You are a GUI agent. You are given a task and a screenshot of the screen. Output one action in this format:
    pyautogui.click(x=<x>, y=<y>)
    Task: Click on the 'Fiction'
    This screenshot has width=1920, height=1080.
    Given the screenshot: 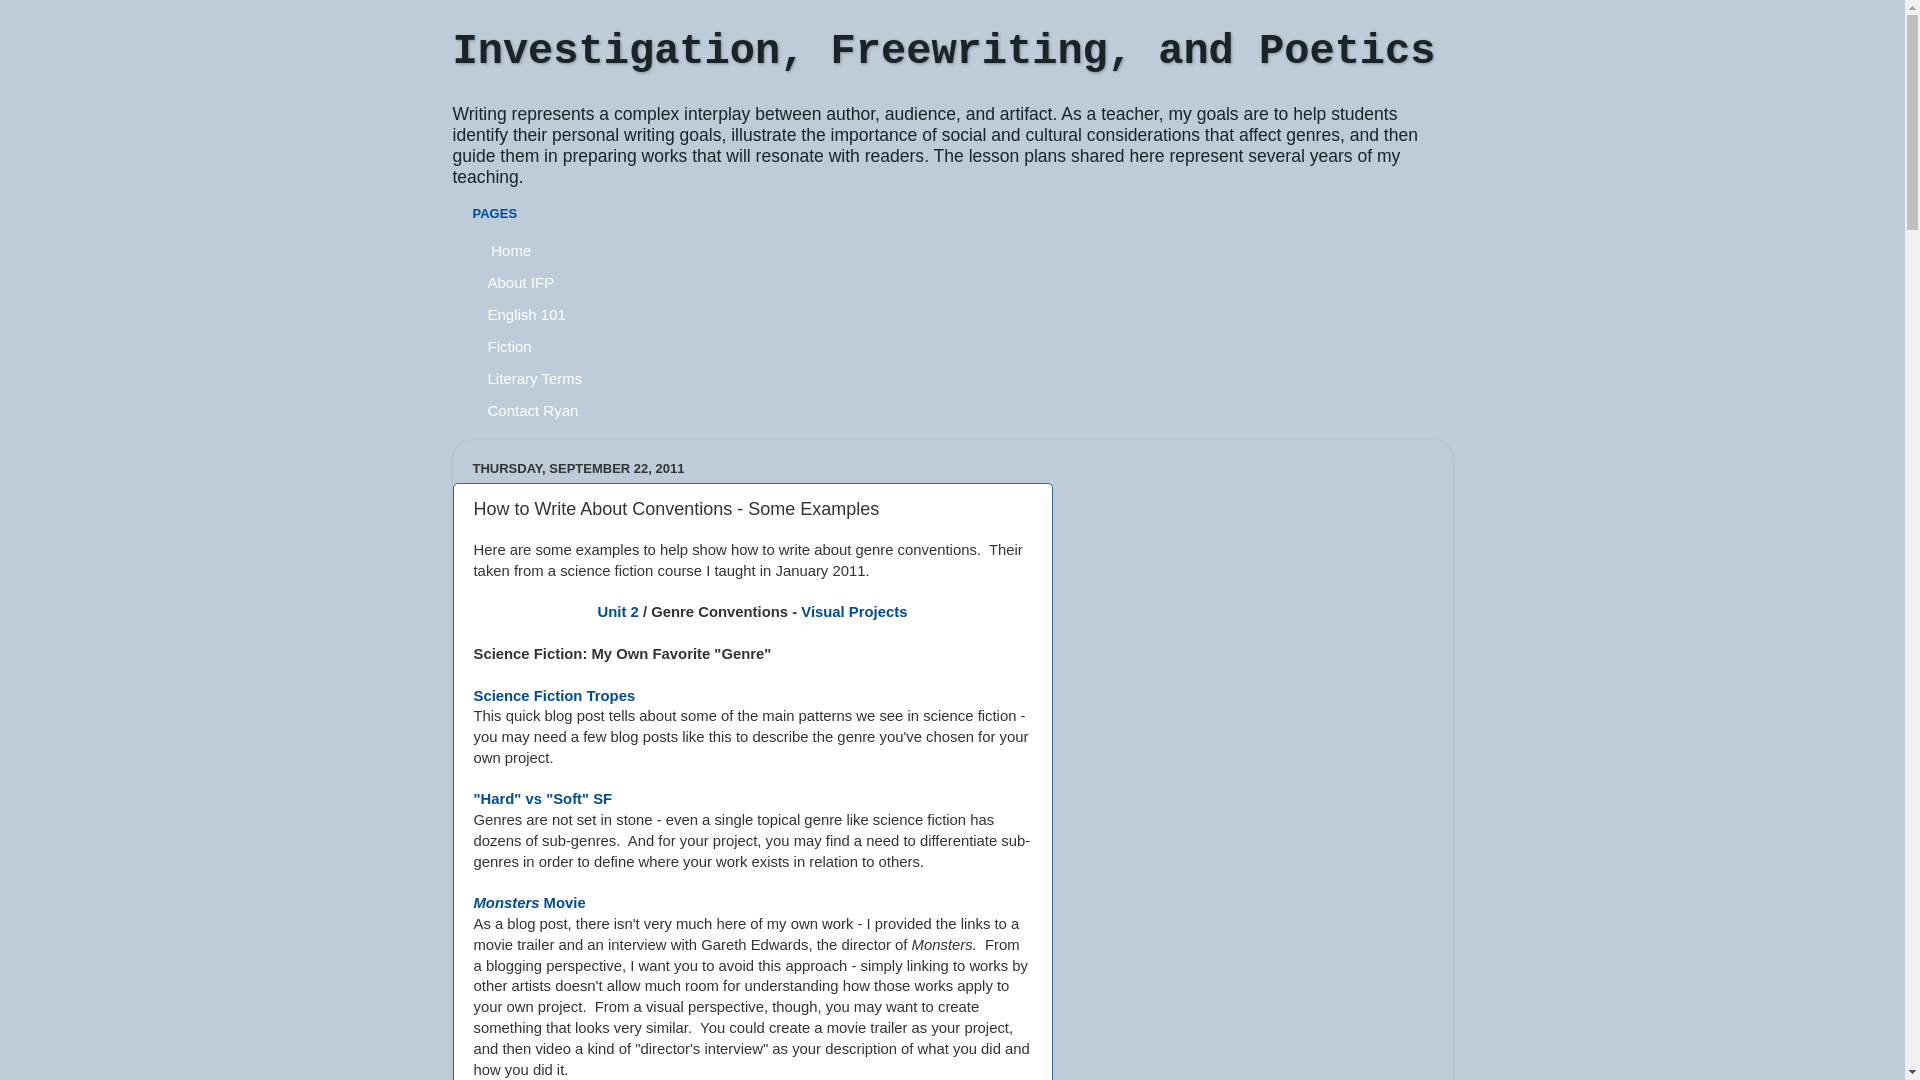 What is the action you would take?
    pyautogui.click(x=509, y=345)
    